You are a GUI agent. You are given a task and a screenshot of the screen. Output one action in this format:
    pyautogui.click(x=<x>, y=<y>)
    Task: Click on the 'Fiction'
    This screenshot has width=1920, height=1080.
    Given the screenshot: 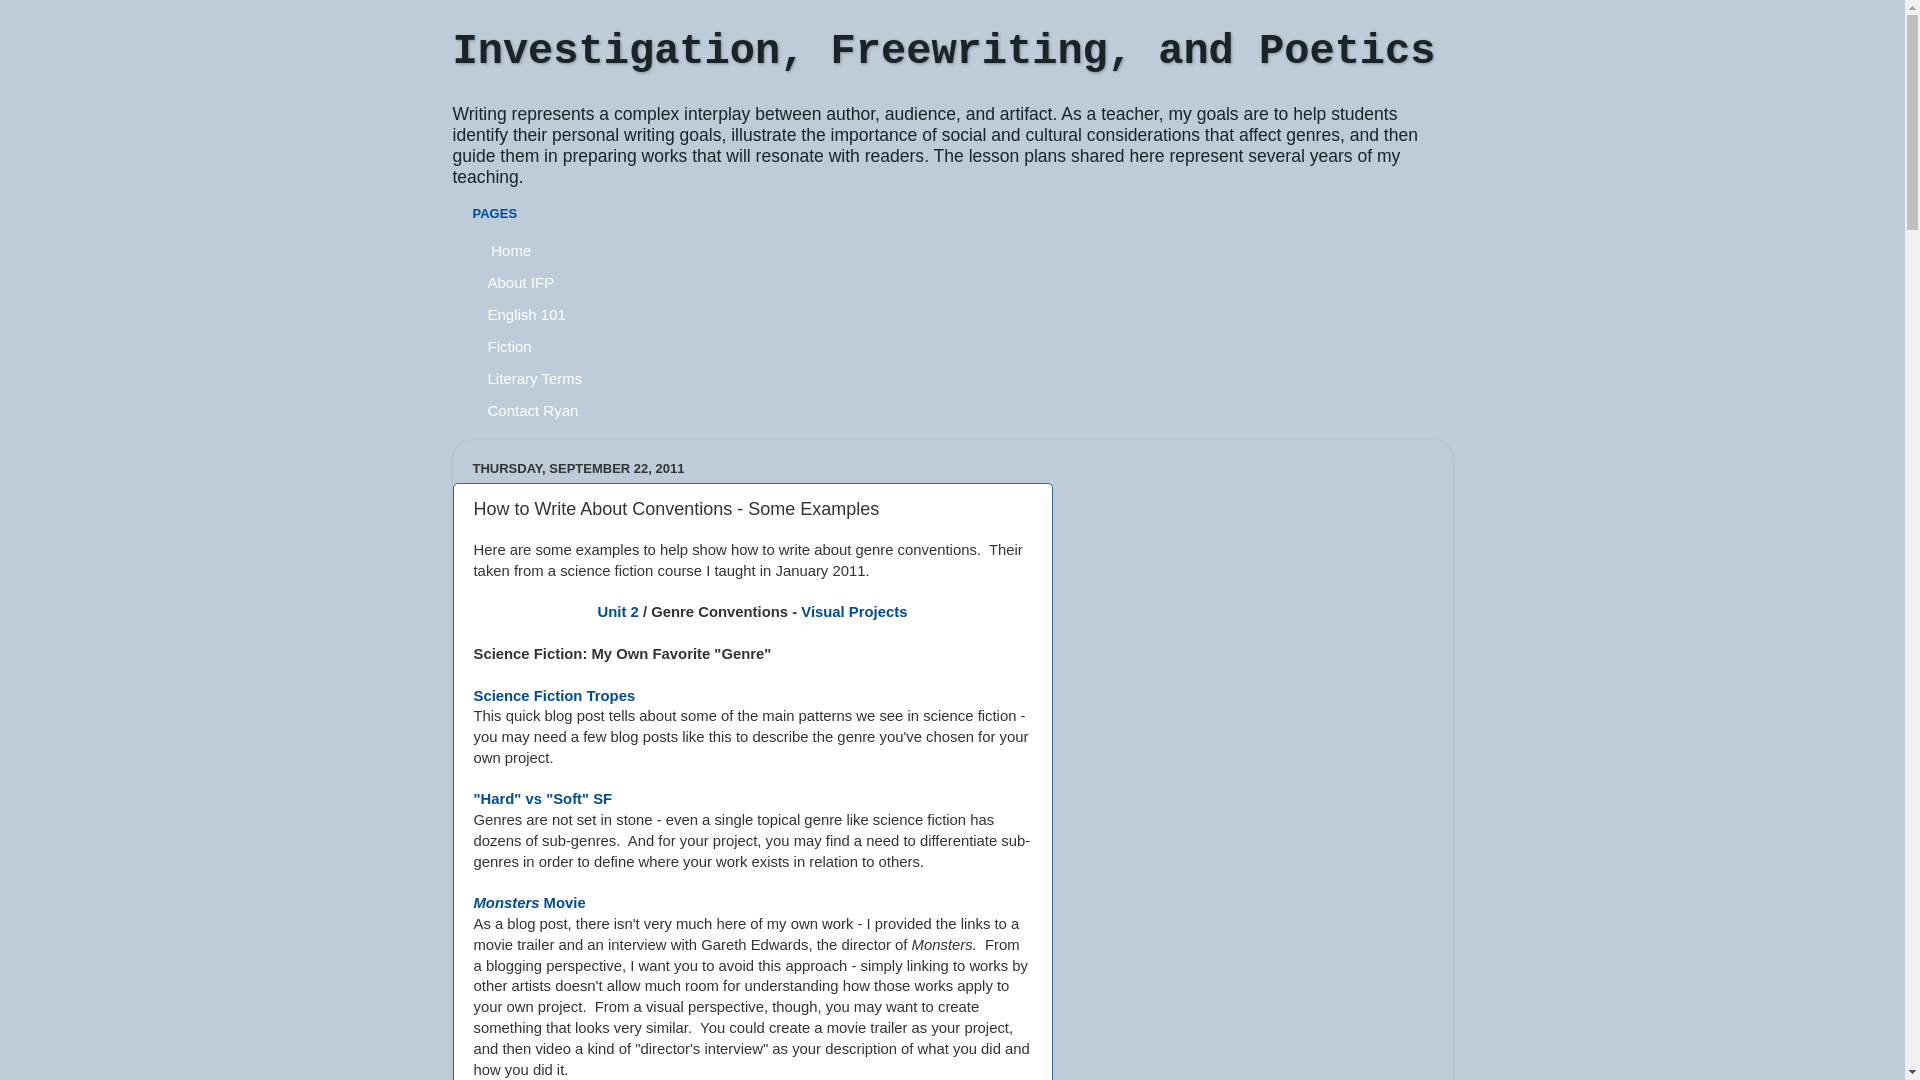 What is the action you would take?
    pyautogui.click(x=509, y=345)
    